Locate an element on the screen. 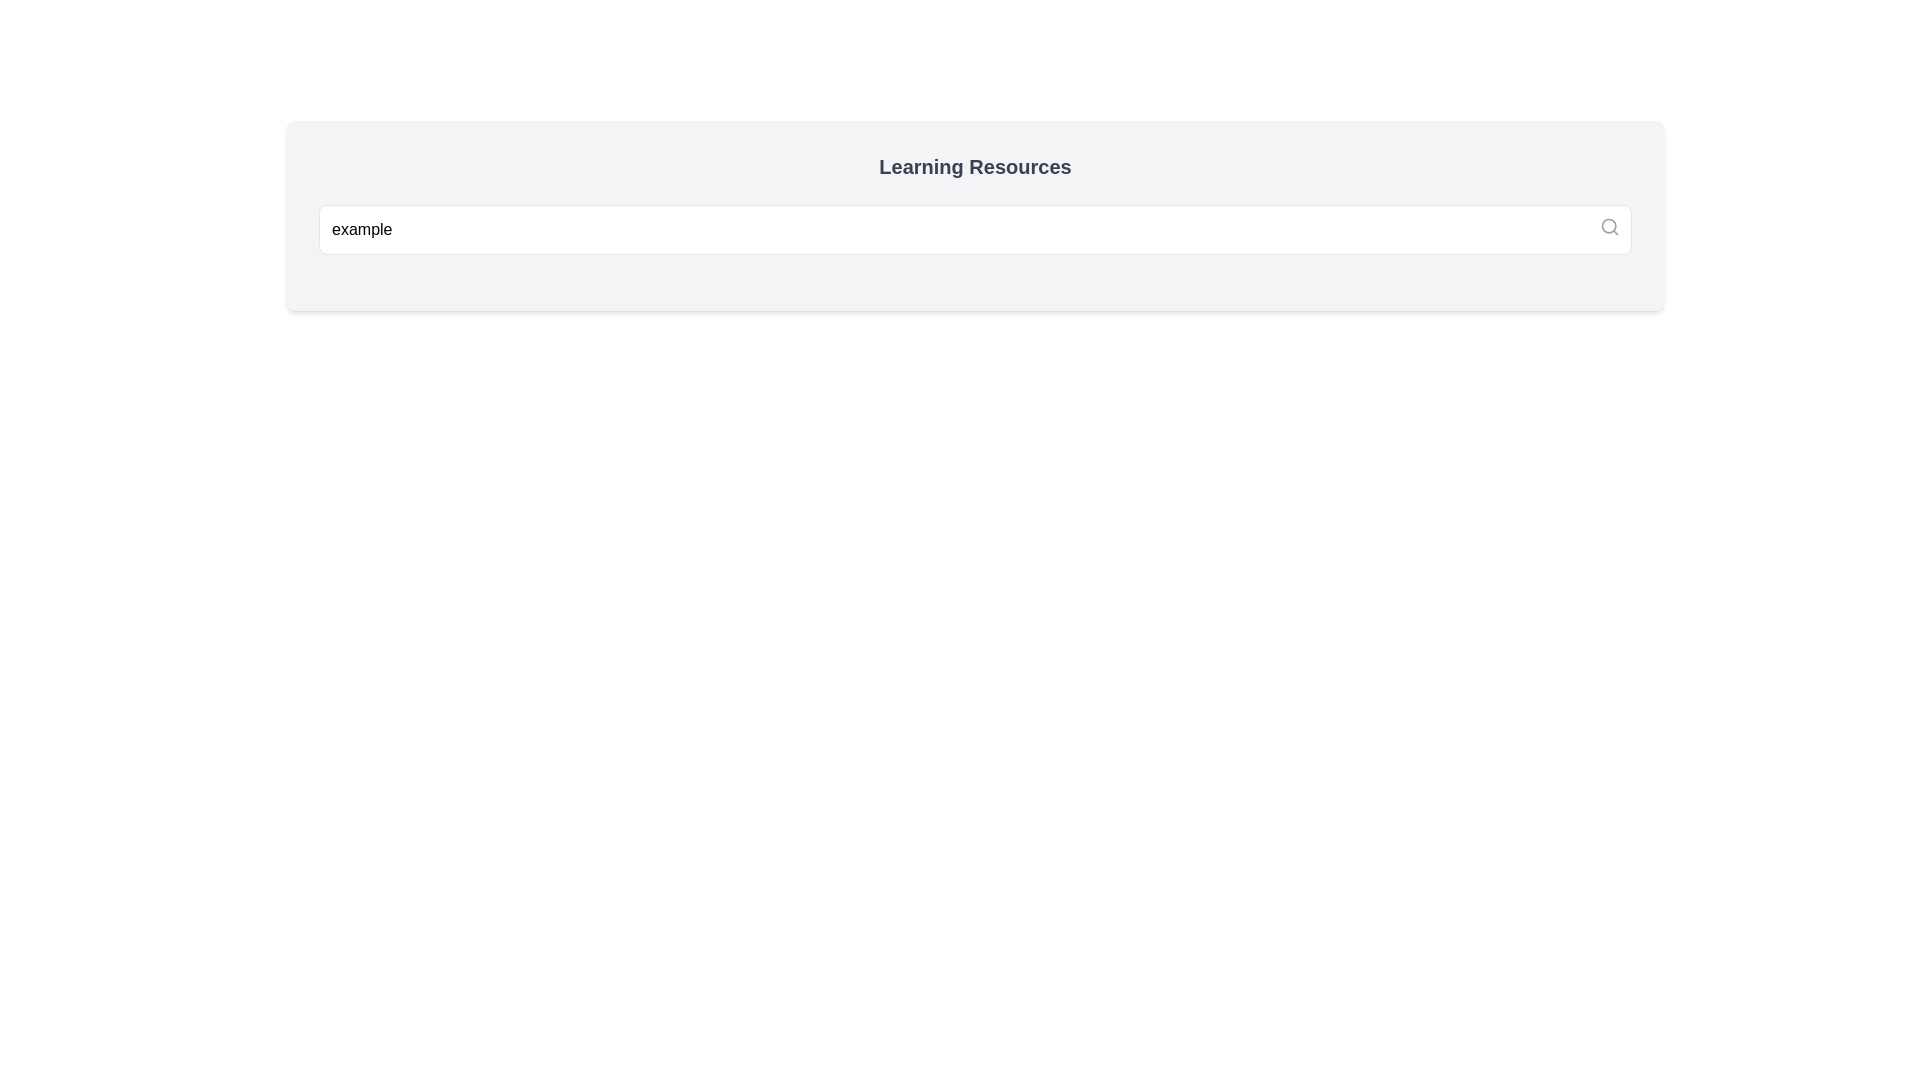 The width and height of the screenshot is (1920, 1080). the search icon, which is a light gray magnifying glass located on the right side of the text input field is located at coordinates (1609, 226).